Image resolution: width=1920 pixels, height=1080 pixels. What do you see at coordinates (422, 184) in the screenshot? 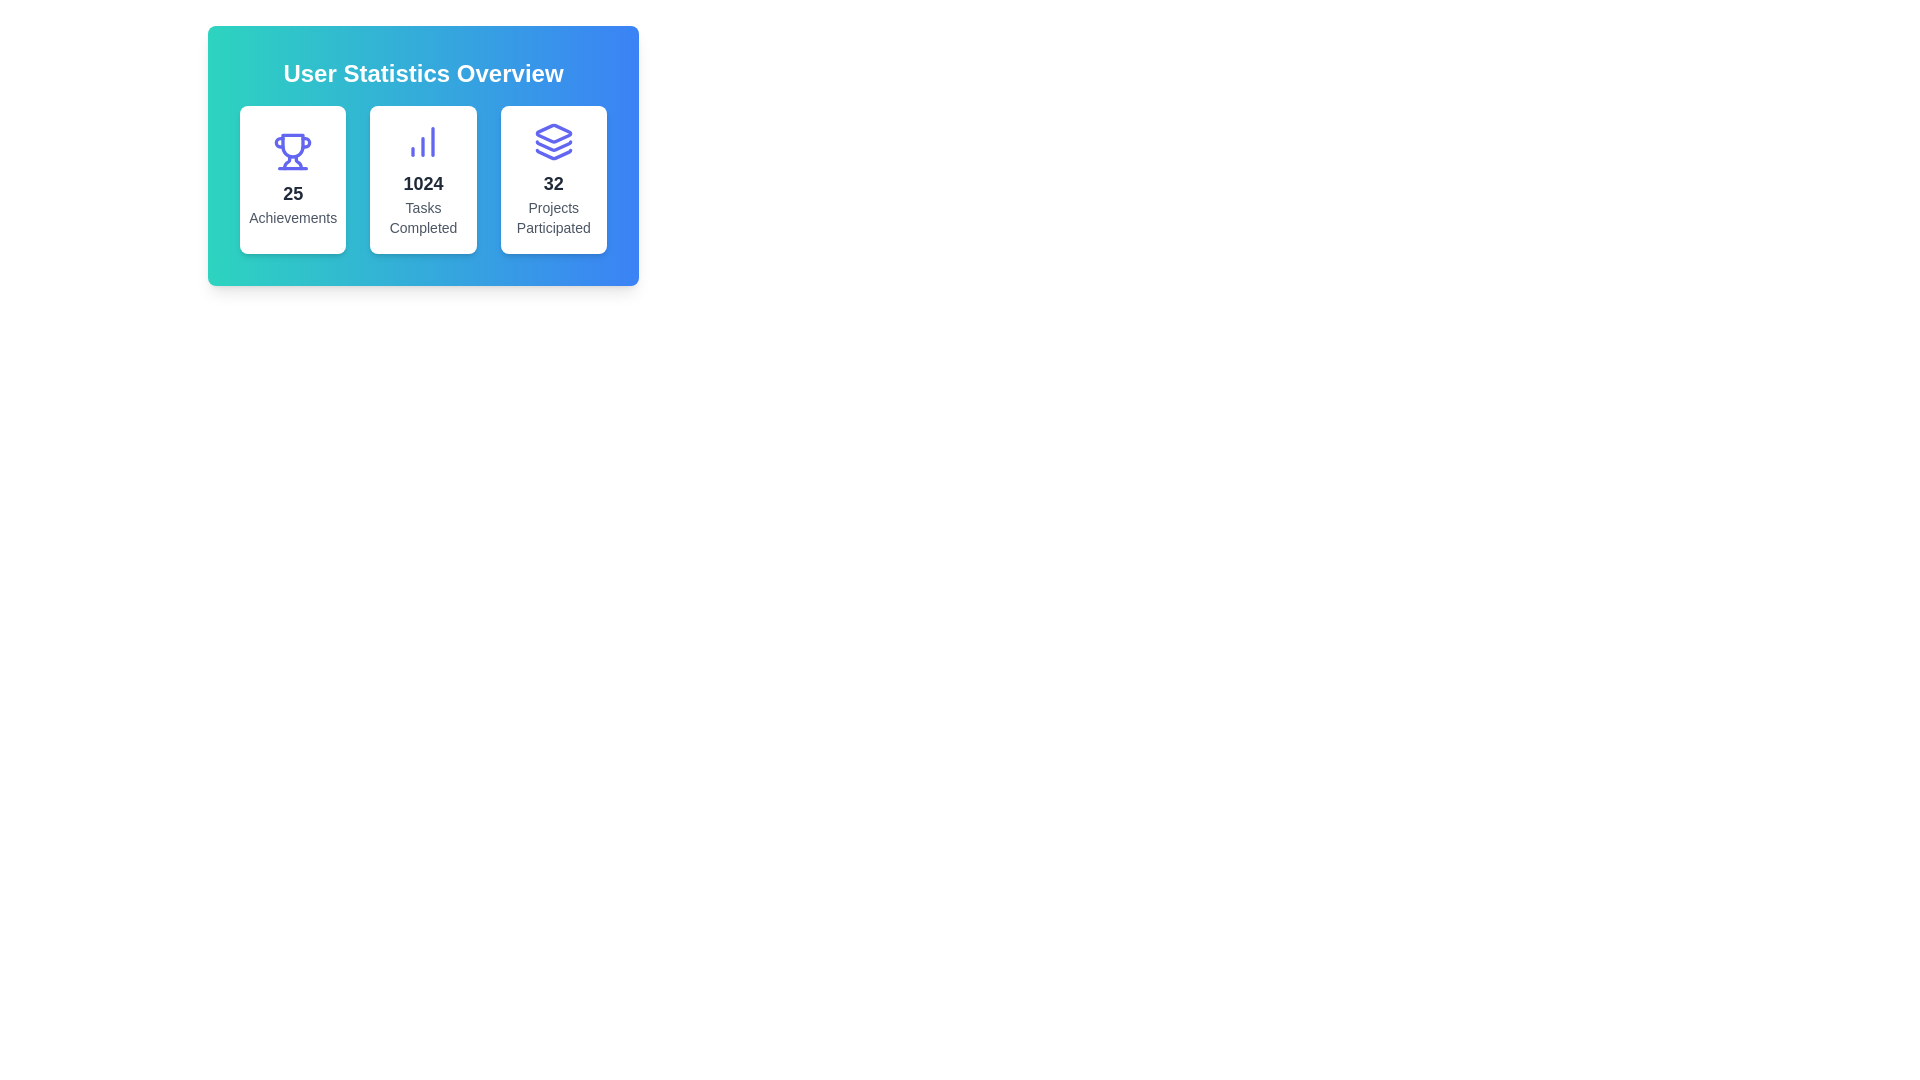
I see `the static text element displaying the total count of completed tasks, located in the 'Tasks Completed' card under 'User Statistics Overview'` at bounding box center [422, 184].